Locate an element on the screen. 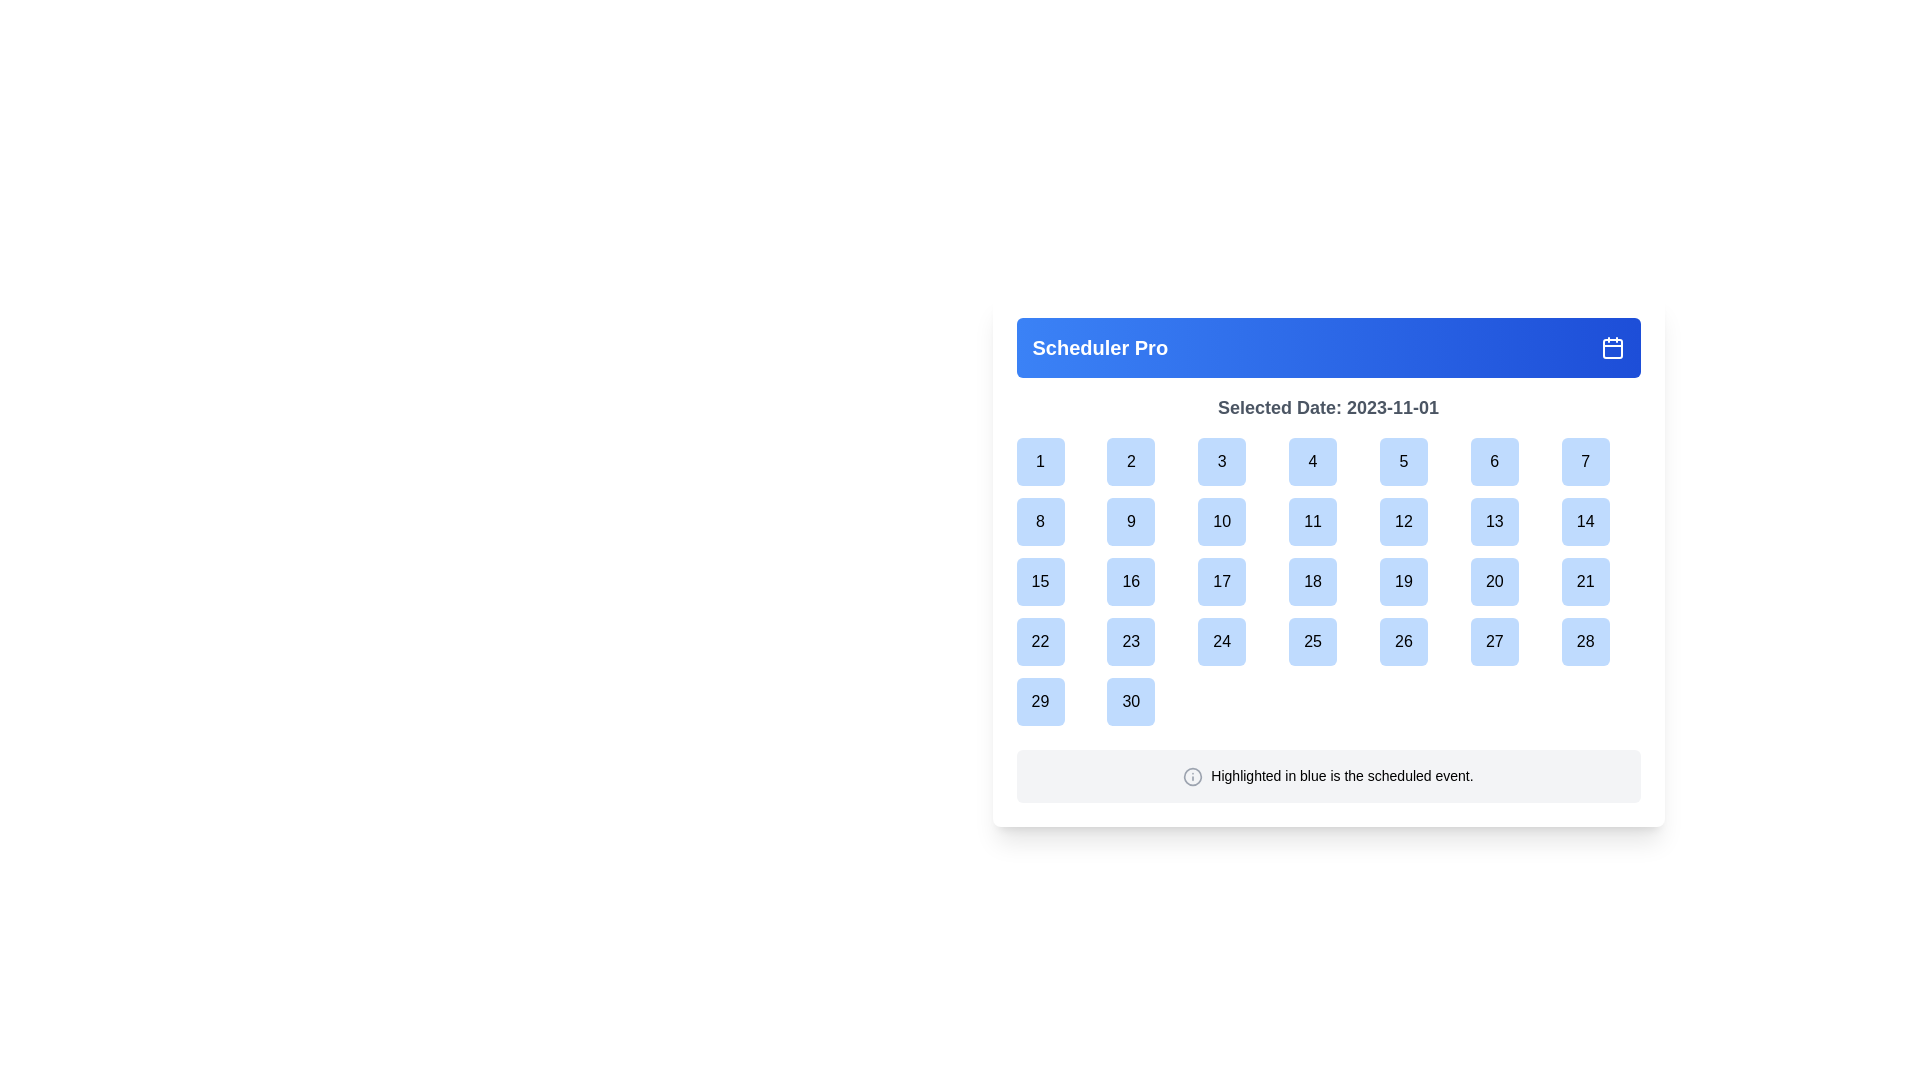 Image resolution: width=1920 pixels, height=1080 pixels. the date '30' button in the calendar grid, which is a light blue square with rounded corners, located in the last row and second column from the left is located at coordinates (1146, 701).